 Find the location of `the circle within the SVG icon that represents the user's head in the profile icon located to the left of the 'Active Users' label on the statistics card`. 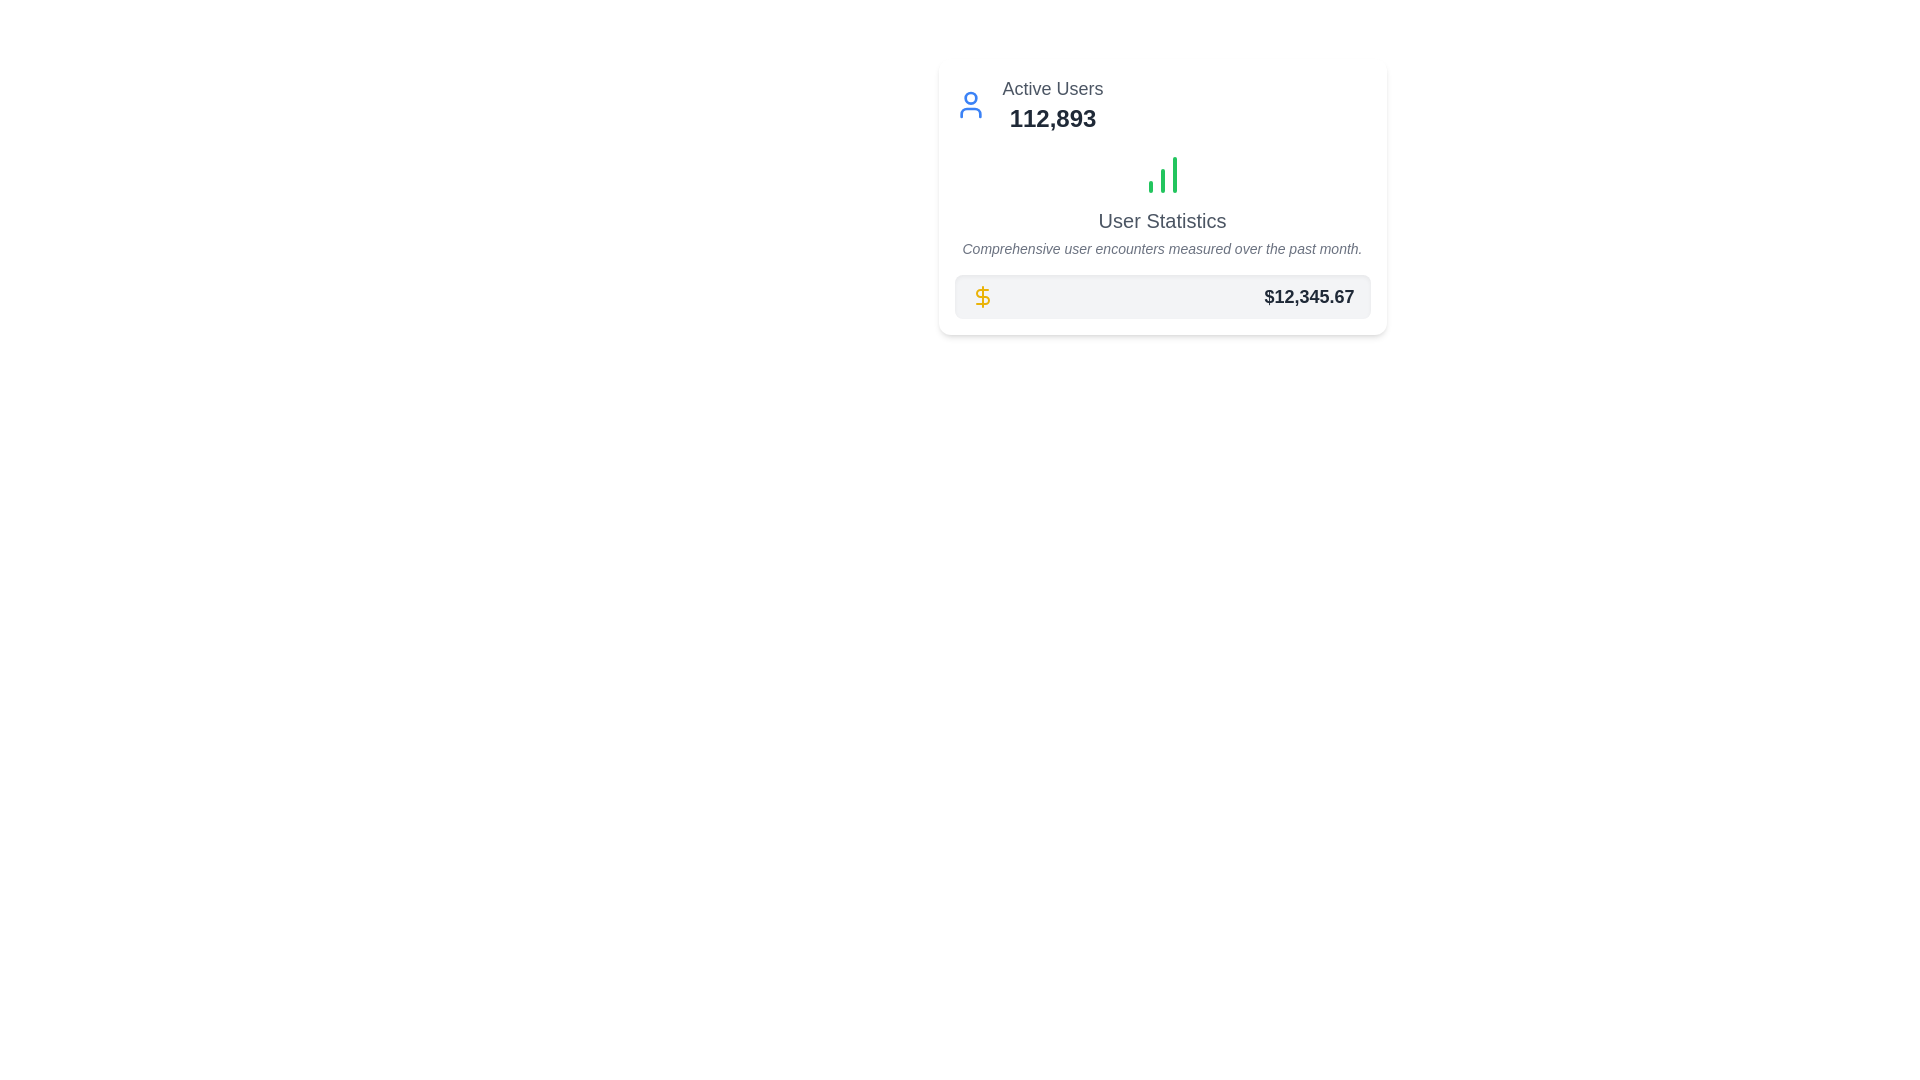

the circle within the SVG icon that represents the user's head in the profile icon located to the left of the 'Active Users' label on the statistics card is located at coordinates (970, 98).